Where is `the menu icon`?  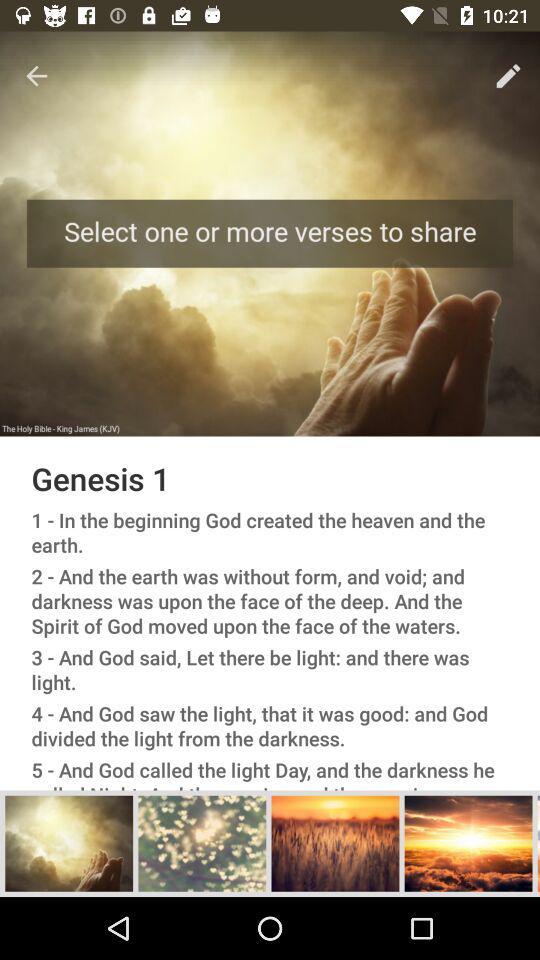
the menu icon is located at coordinates (538, 842).